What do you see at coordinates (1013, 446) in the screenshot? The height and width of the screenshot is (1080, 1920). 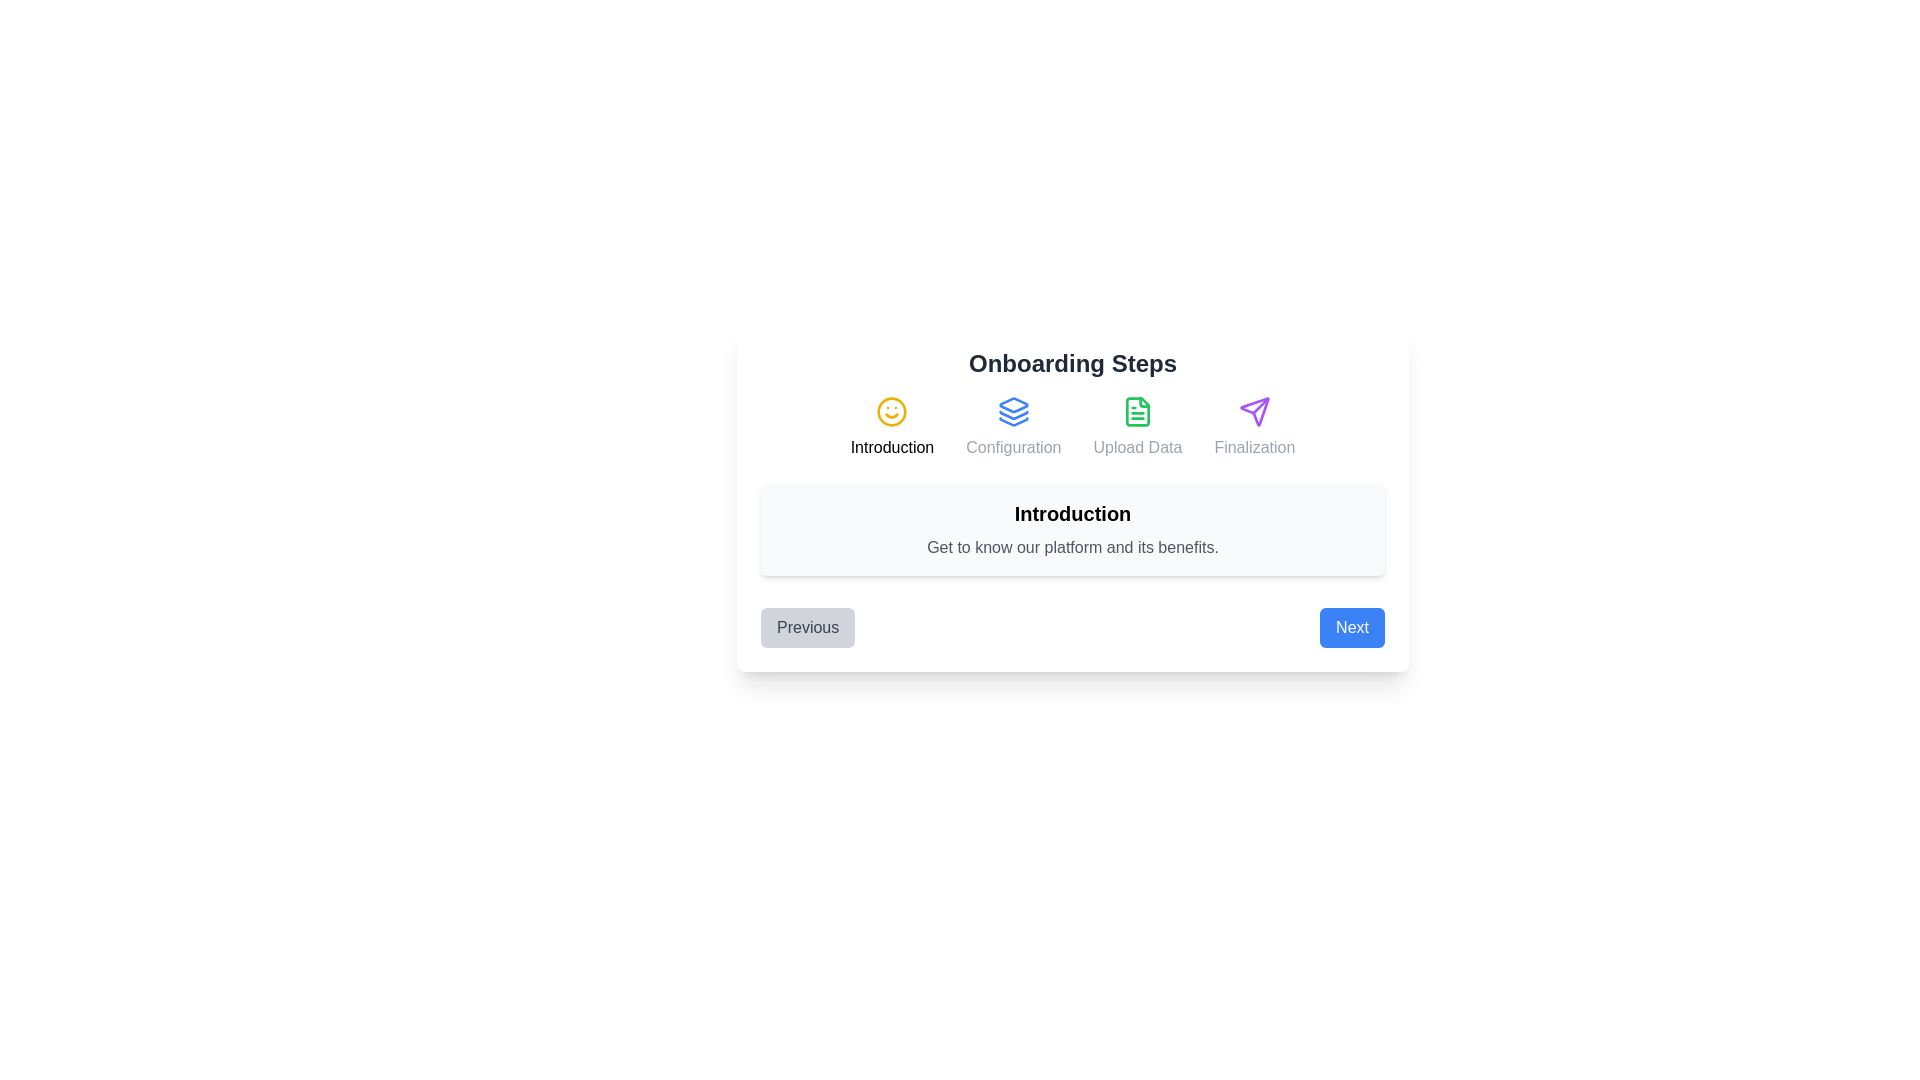 I see `the text label displaying 'Configuration', which is part of a step indicator layout and is positioned below a blue icon resembling stacked layers` at bounding box center [1013, 446].